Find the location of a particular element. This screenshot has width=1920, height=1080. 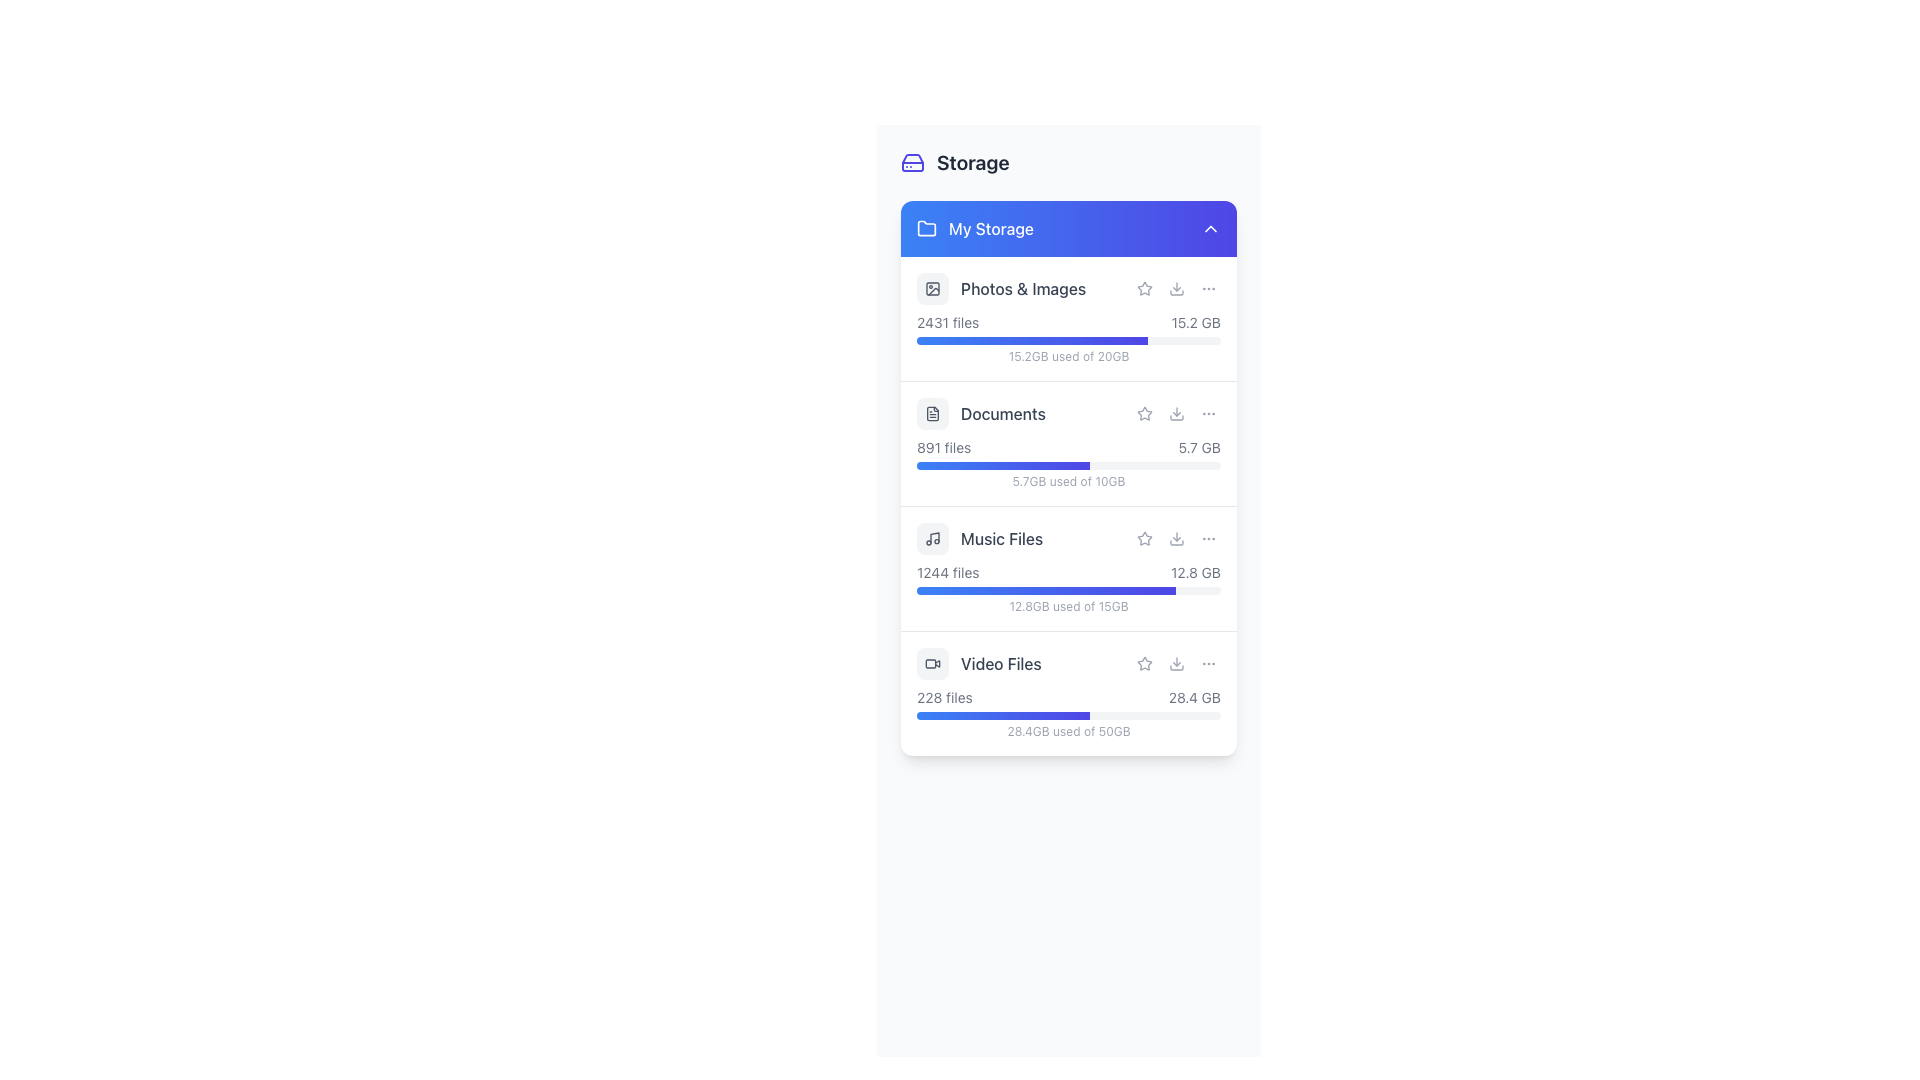

the progress bar located at the bottom of the 'Video Files' section, which has a light gray background and a gradient-filled segment transitioning from blue to indigo is located at coordinates (1068, 715).